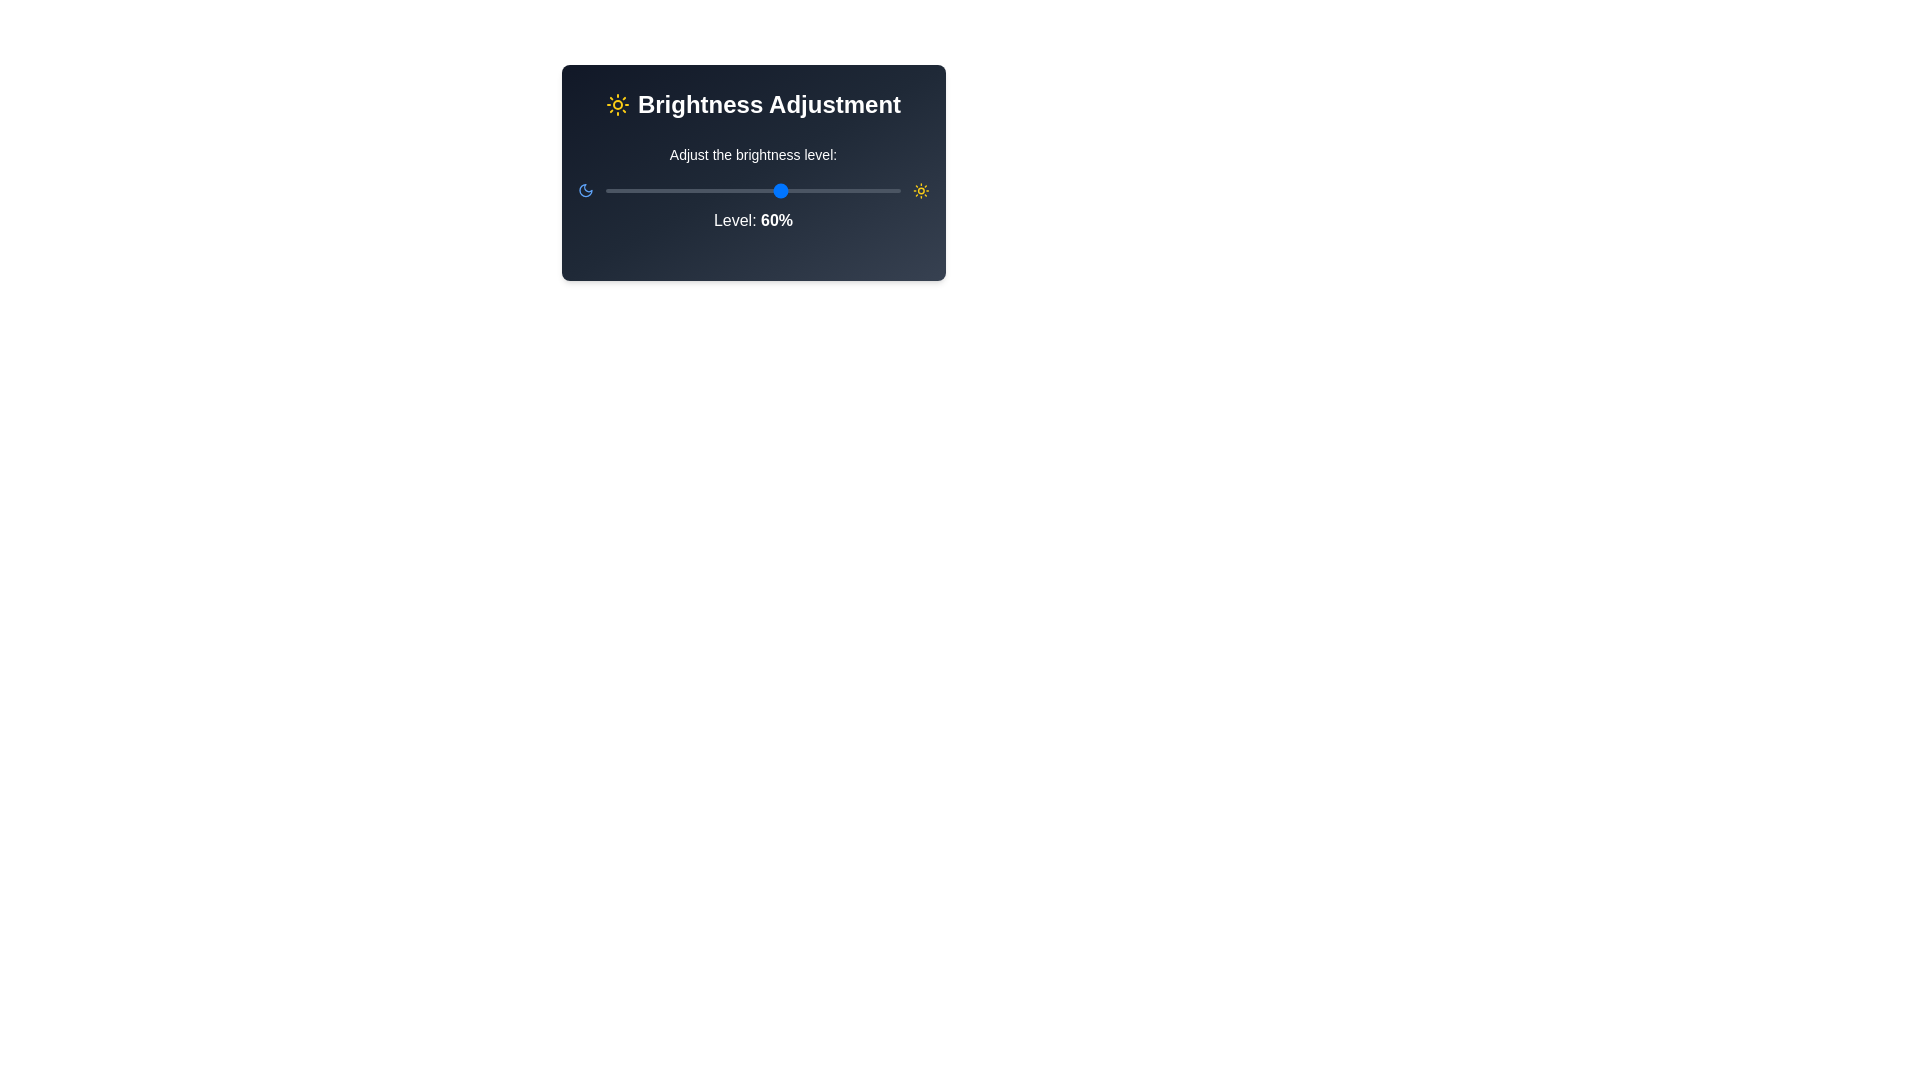  What do you see at coordinates (752, 104) in the screenshot?
I see `the 'Brightness Adjustment' title with an adjacent sun icon, which is located at the top-center region of the card interface` at bounding box center [752, 104].